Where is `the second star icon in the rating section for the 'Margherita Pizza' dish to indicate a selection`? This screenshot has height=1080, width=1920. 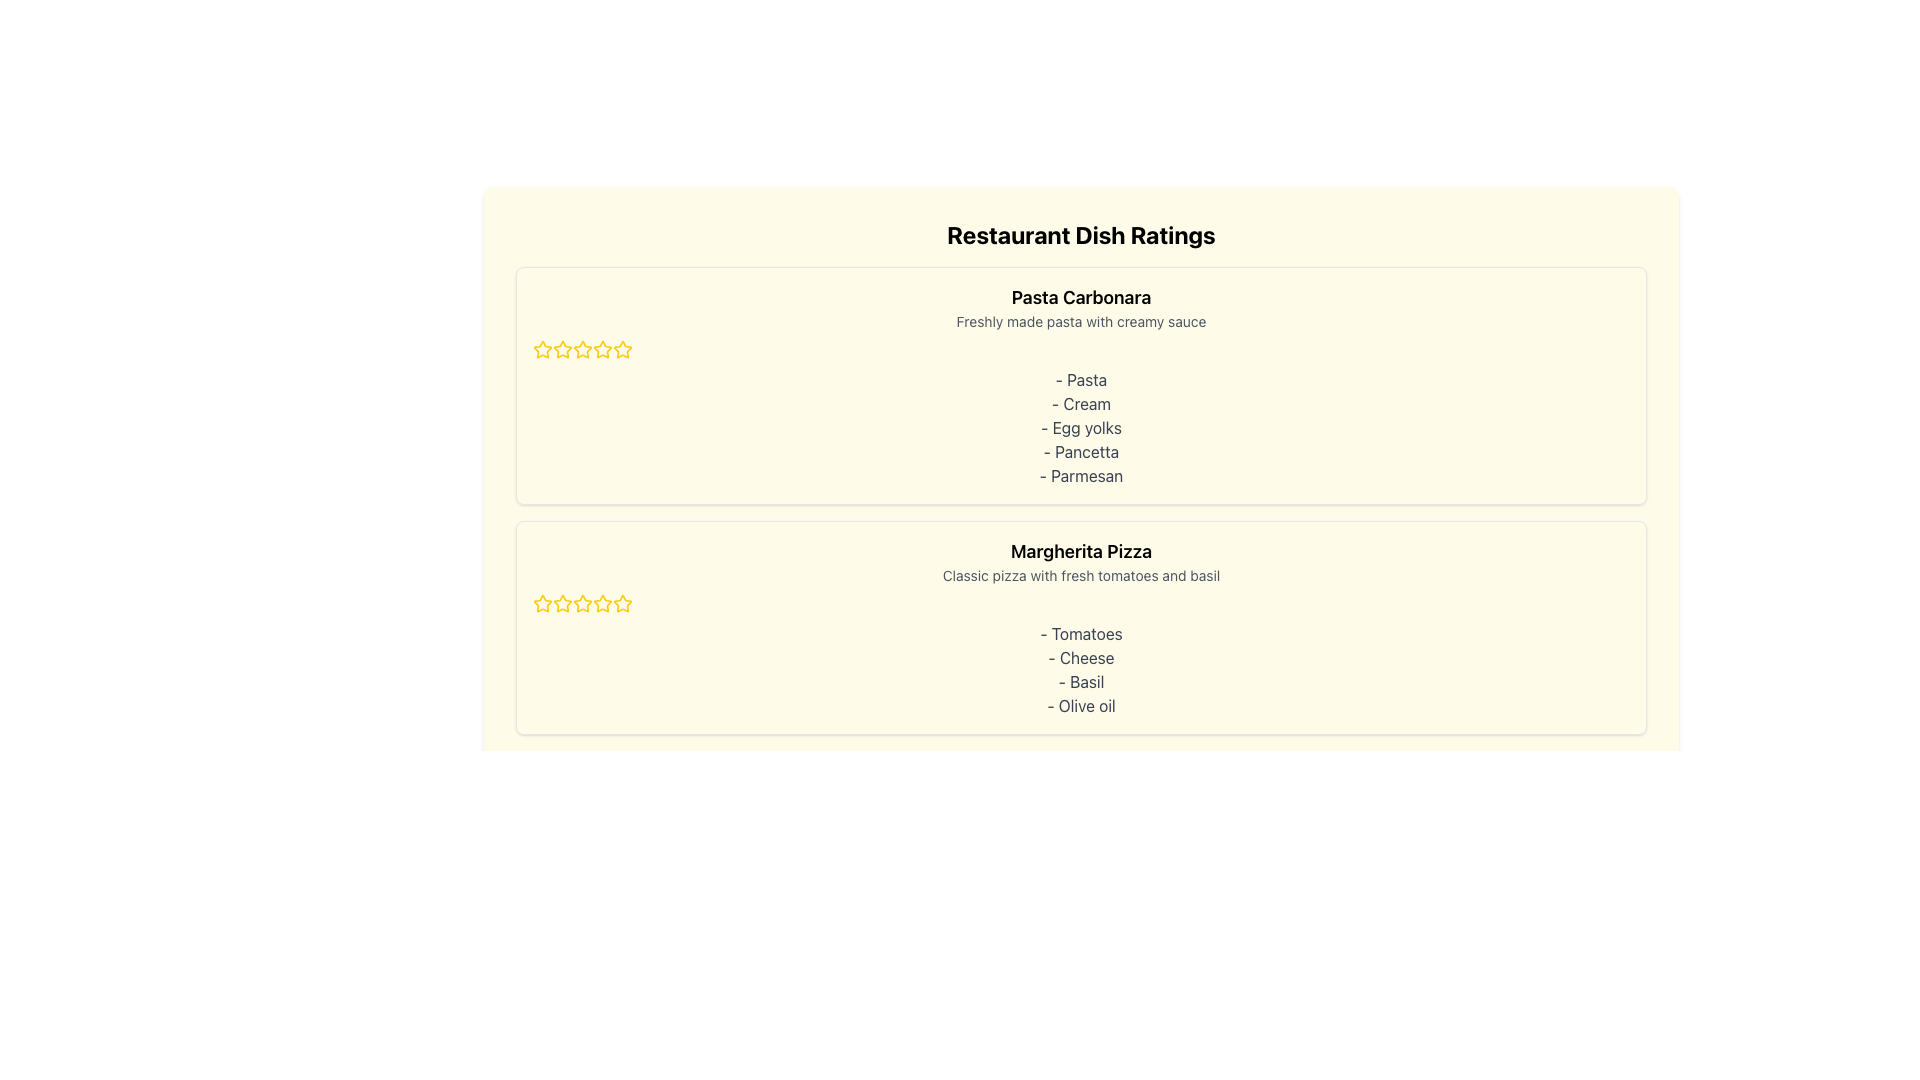 the second star icon in the rating section for the 'Margherita Pizza' dish to indicate a selection is located at coordinates (581, 602).